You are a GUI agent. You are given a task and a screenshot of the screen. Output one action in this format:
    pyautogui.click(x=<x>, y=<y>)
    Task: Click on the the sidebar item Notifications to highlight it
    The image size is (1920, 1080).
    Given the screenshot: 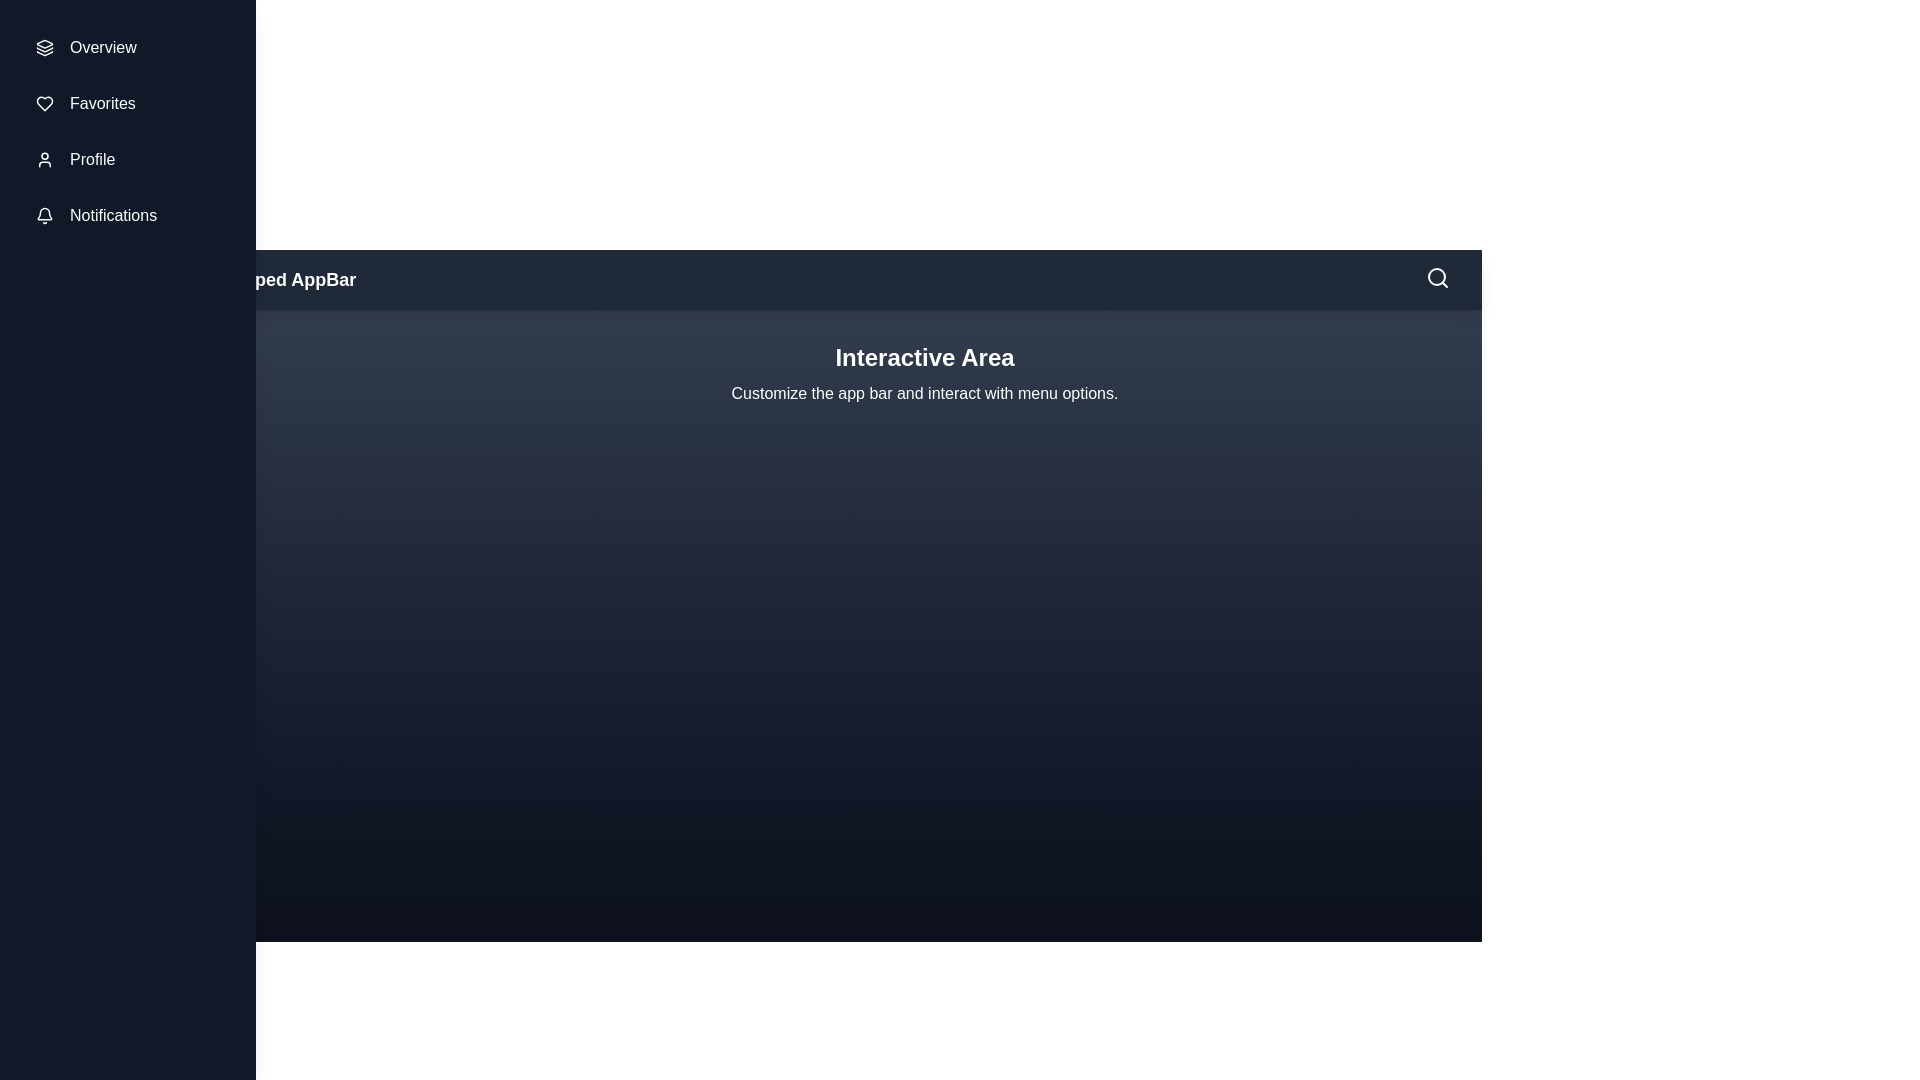 What is the action you would take?
    pyautogui.click(x=127, y=216)
    